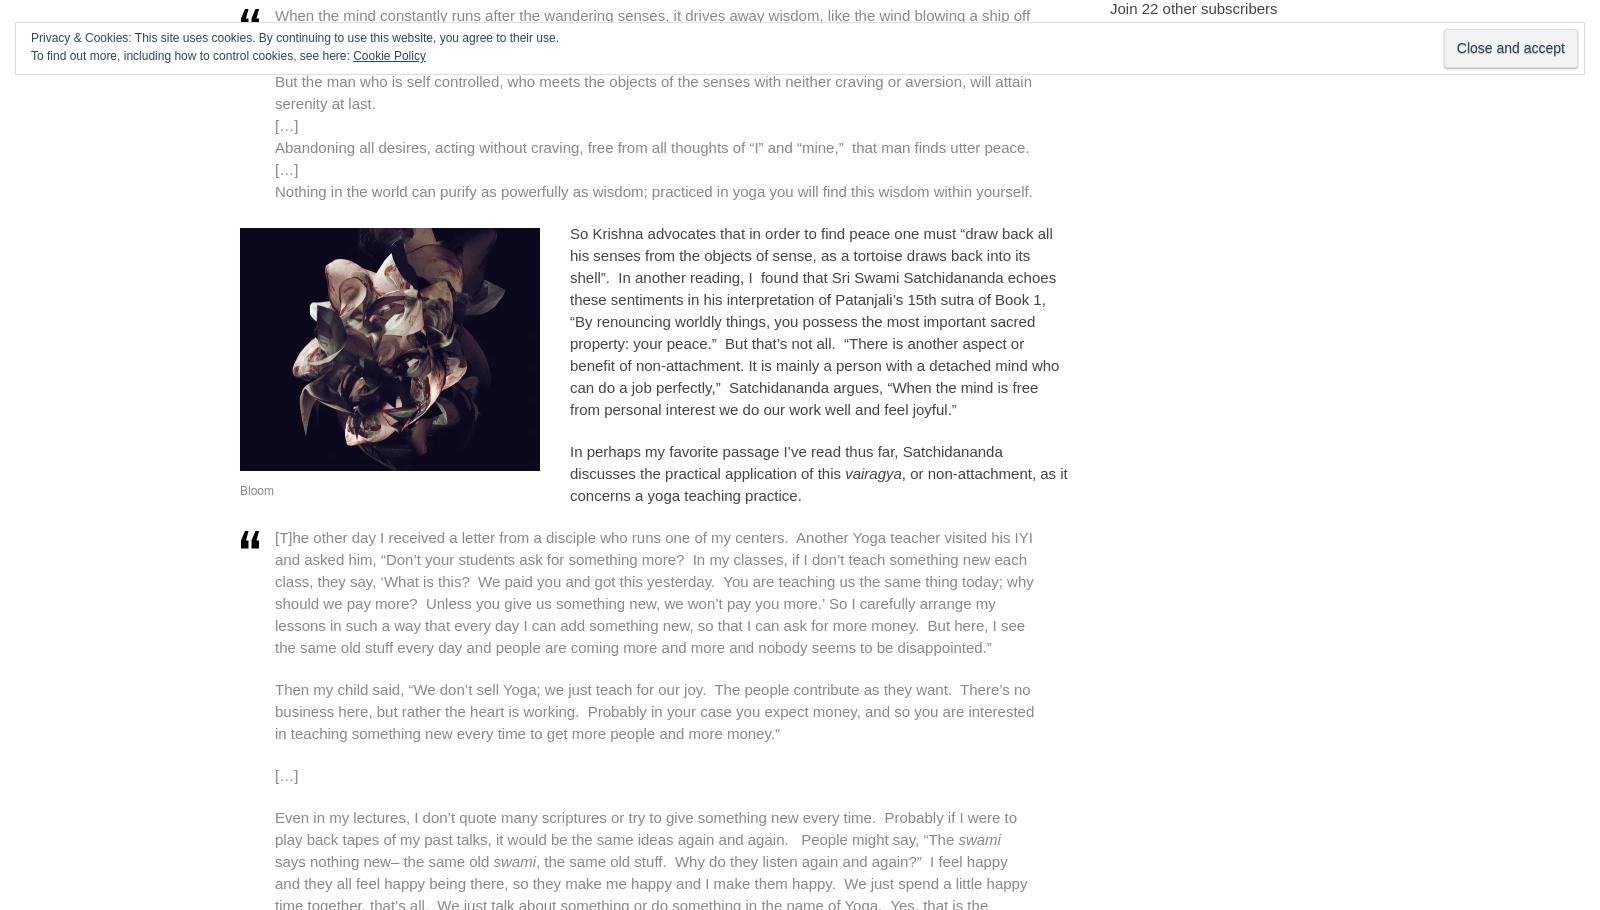  Describe the element at coordinates (817, 483) in the screenshot. I see `', or non-attachment, as it concerns a yoga teaching practice.'` at that location.